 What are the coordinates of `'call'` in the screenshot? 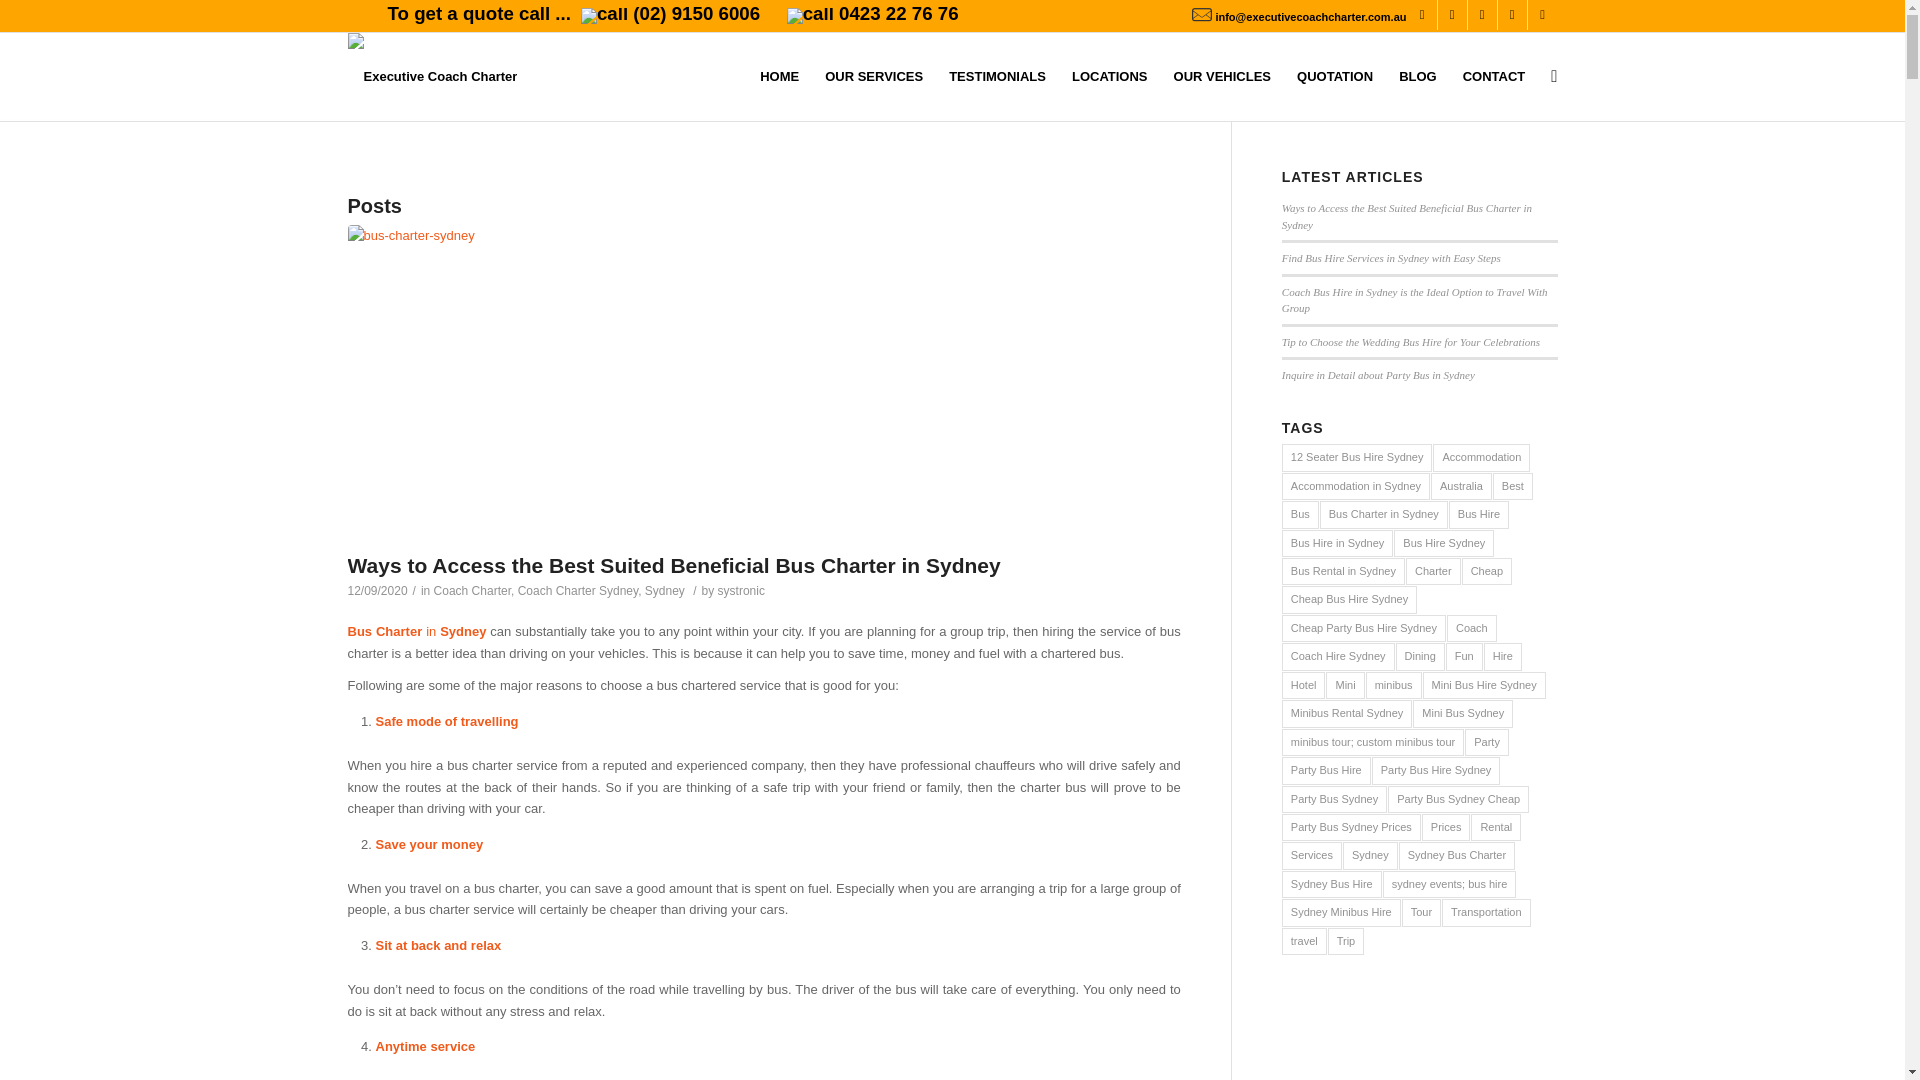 It's located at (603, 15).